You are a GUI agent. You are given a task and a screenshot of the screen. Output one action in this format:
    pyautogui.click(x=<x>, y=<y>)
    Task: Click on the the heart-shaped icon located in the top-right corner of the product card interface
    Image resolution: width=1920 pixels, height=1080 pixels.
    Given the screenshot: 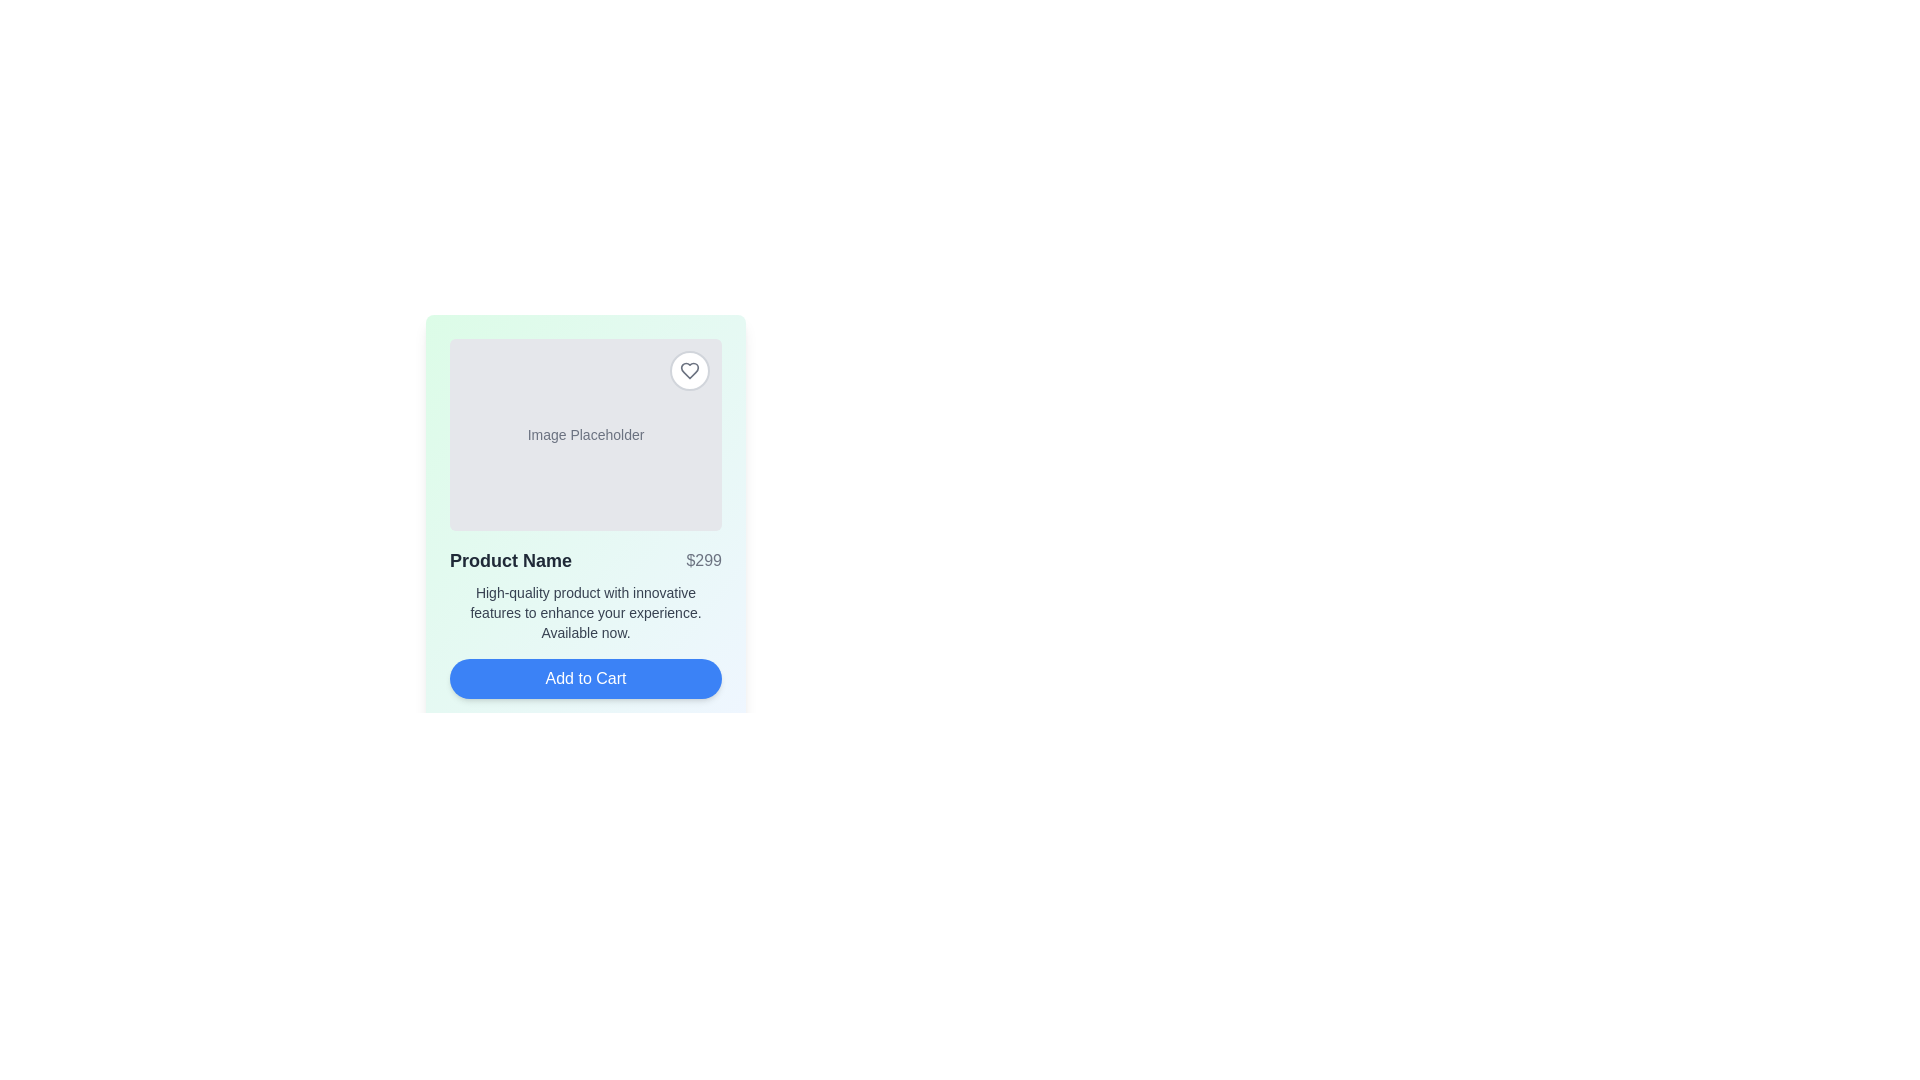 What is the action you would take?
    pyautogui.click(x=690, y=370)
    